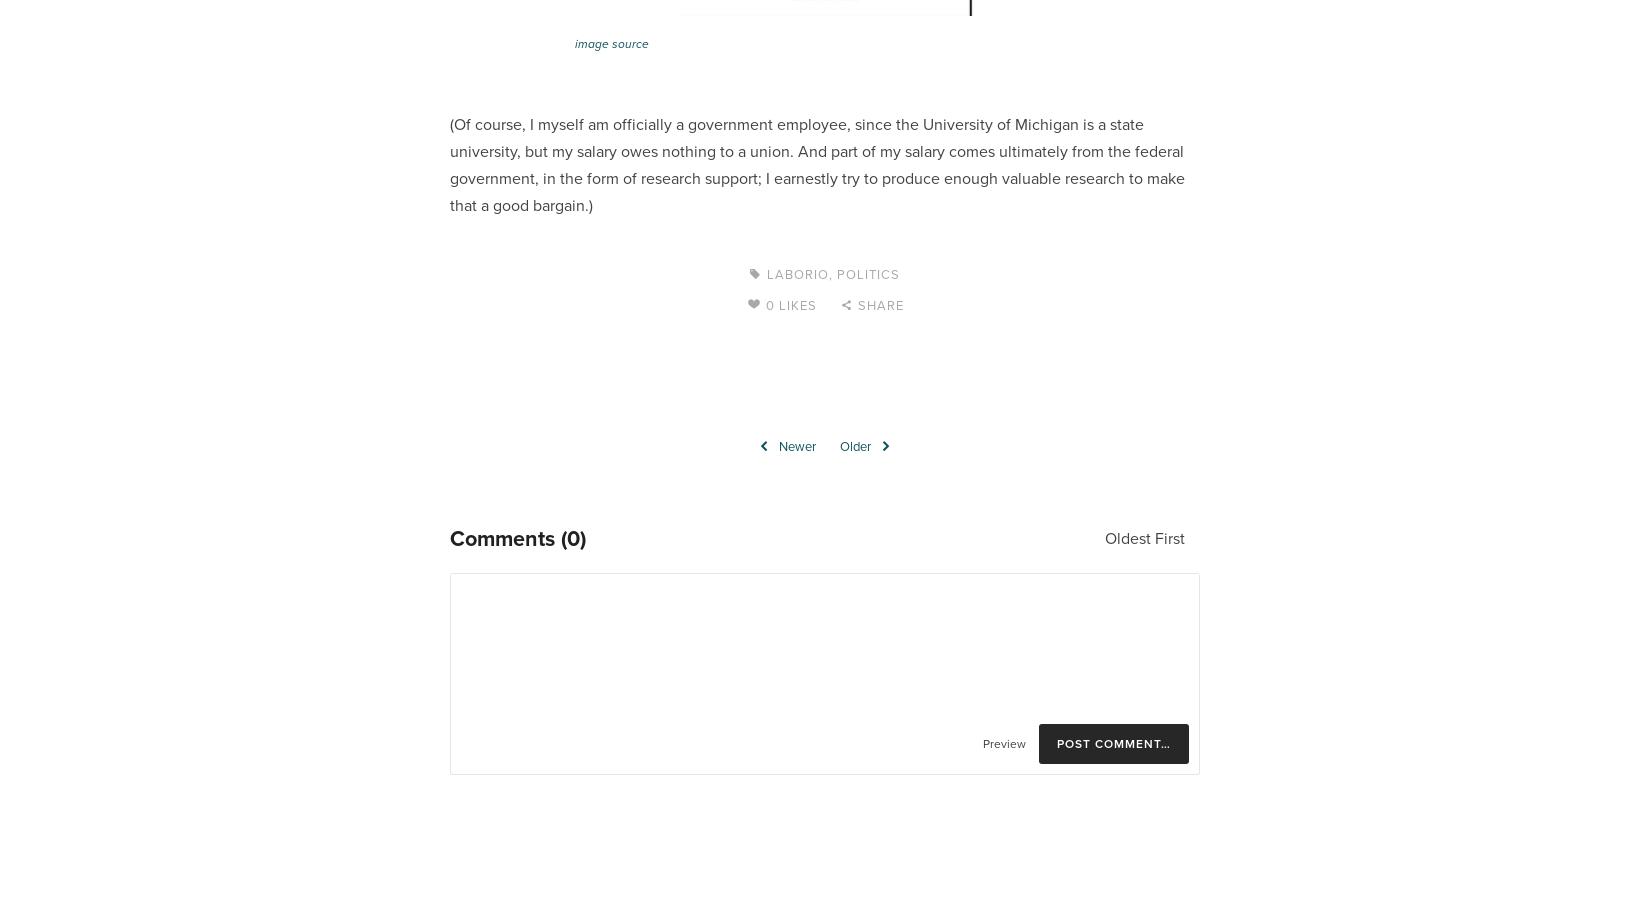 The height and width of the screenshot is (923, 1650). Describe the element at coordinates (796, 445) in the screenshot. I see `'Newer'` at that location.